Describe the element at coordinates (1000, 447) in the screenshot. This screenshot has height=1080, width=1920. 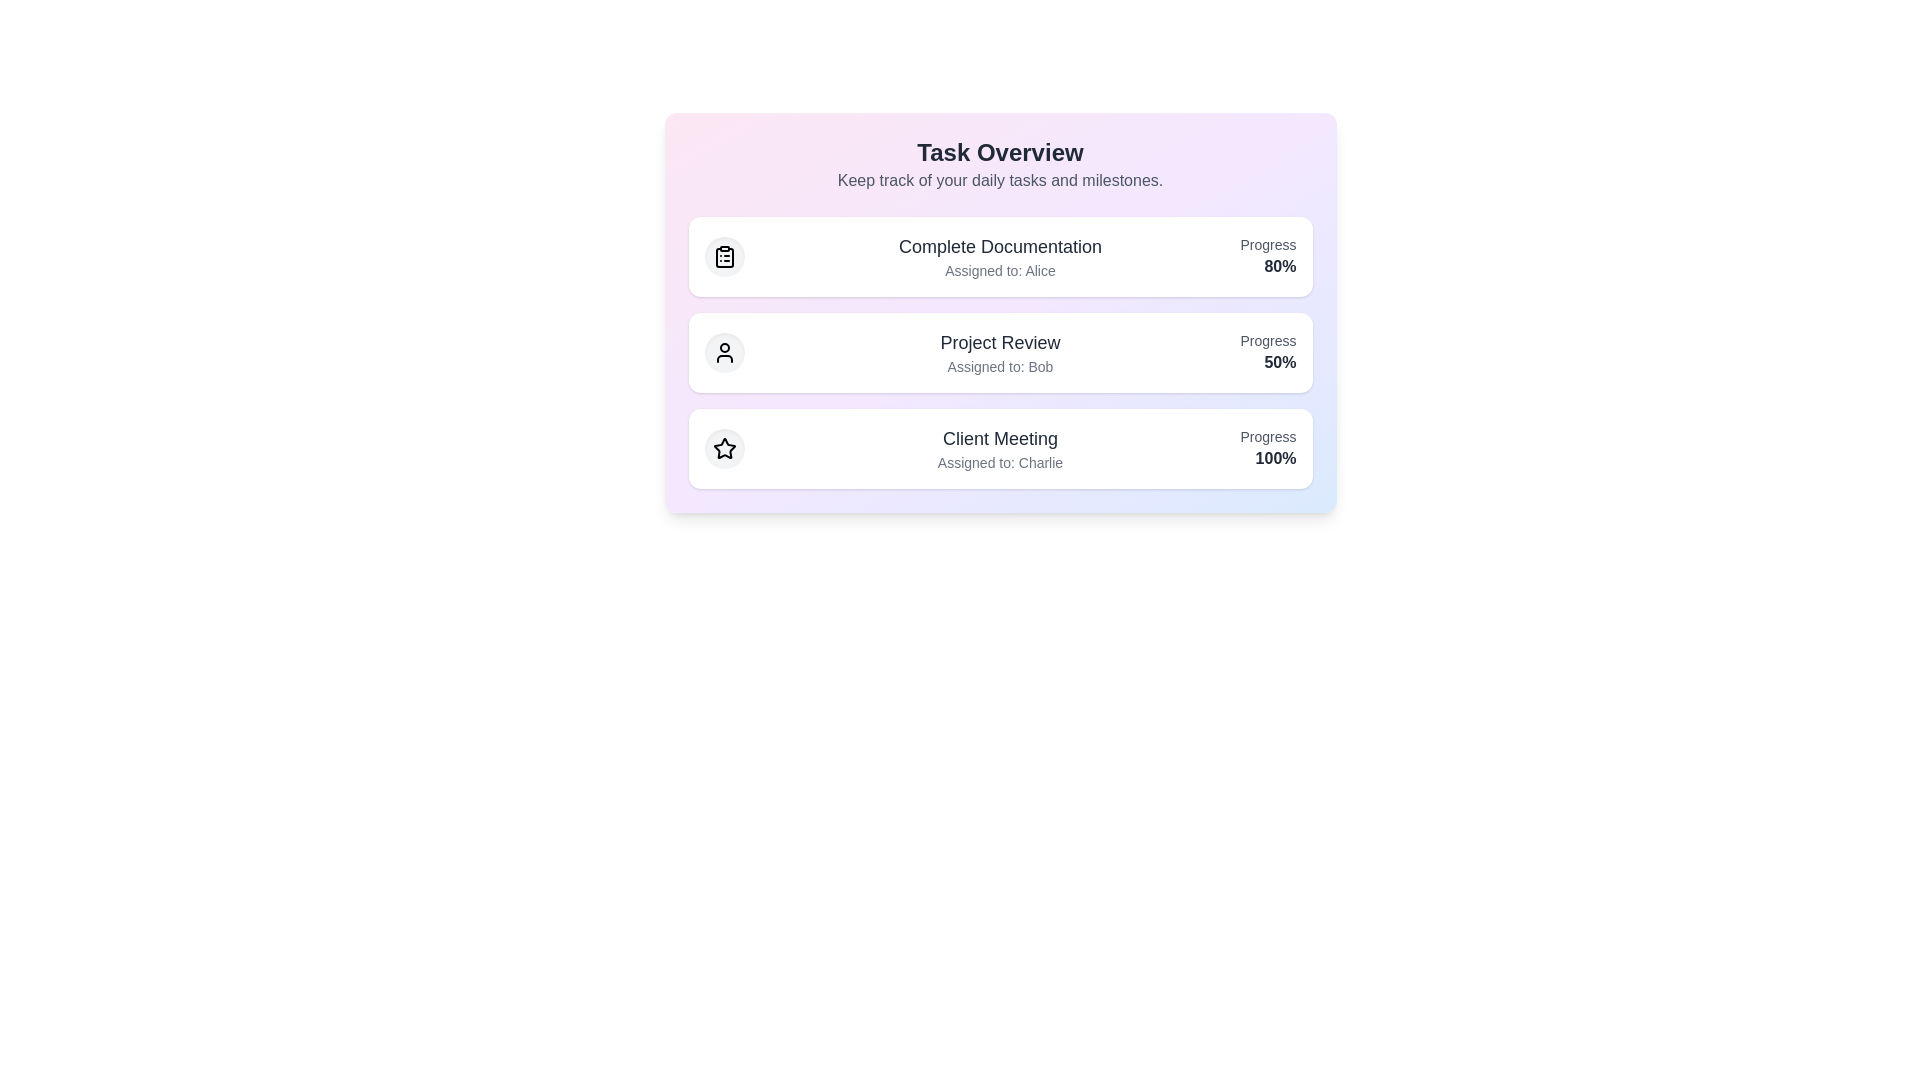
I see `the task item corresponding to Client Meeting` at that location.